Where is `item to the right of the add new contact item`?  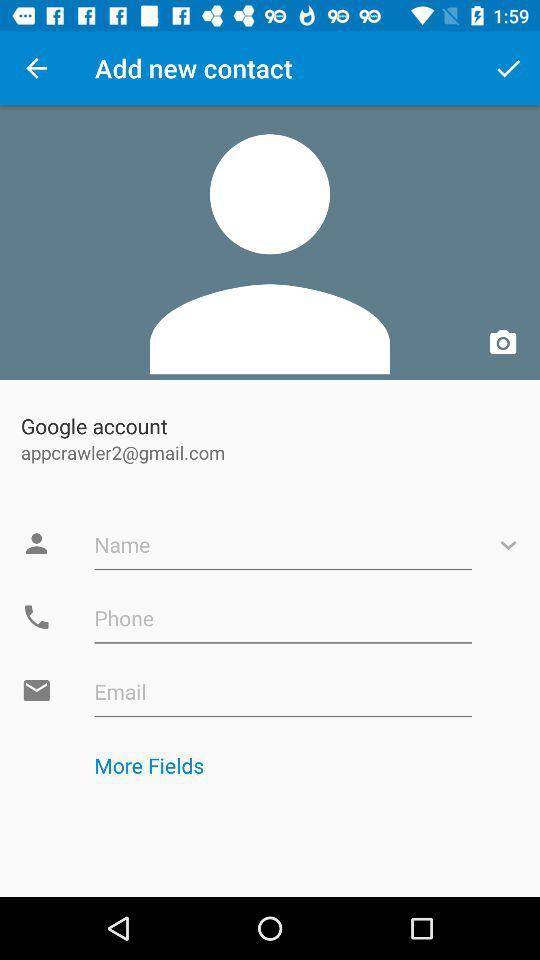 item to the right of the add new contact item is located at coordinates (508, 68).